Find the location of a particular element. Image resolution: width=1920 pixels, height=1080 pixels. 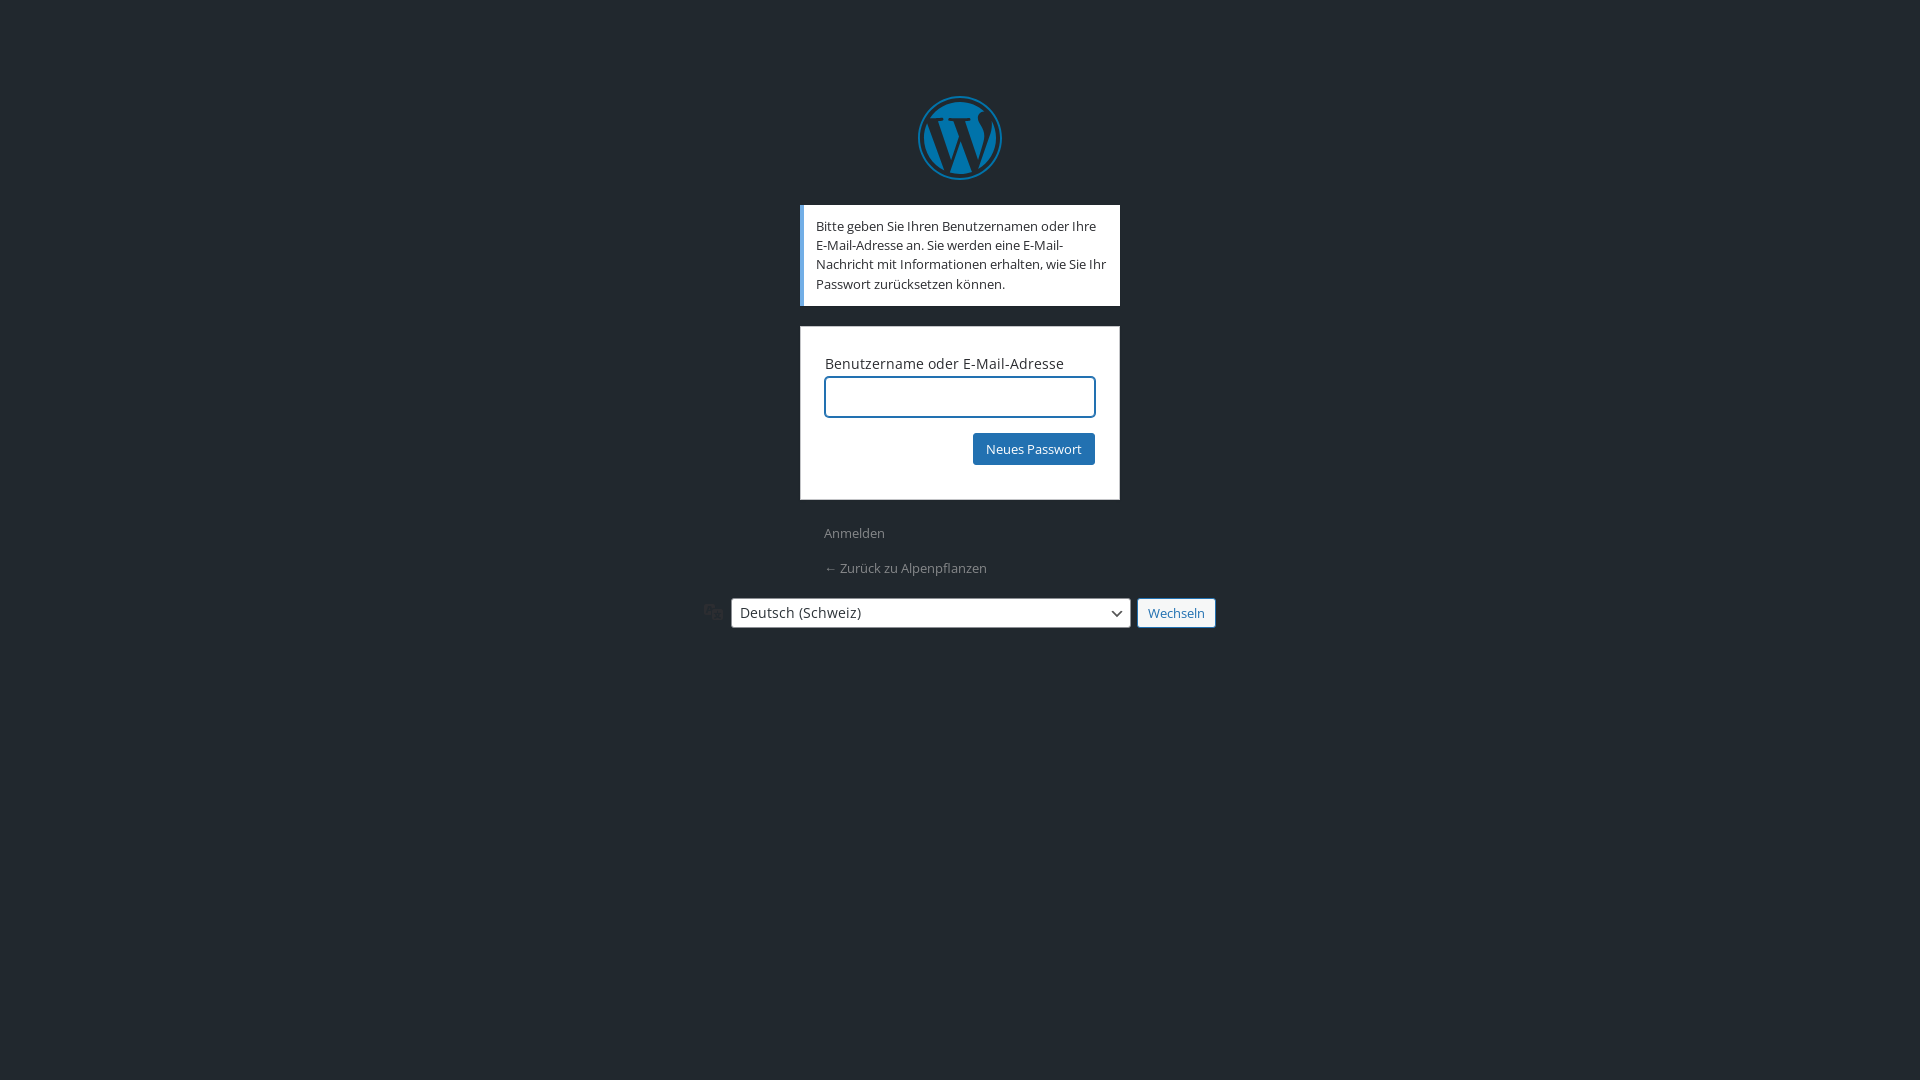

'Wechseln' is located at coordinates (1176, 612).